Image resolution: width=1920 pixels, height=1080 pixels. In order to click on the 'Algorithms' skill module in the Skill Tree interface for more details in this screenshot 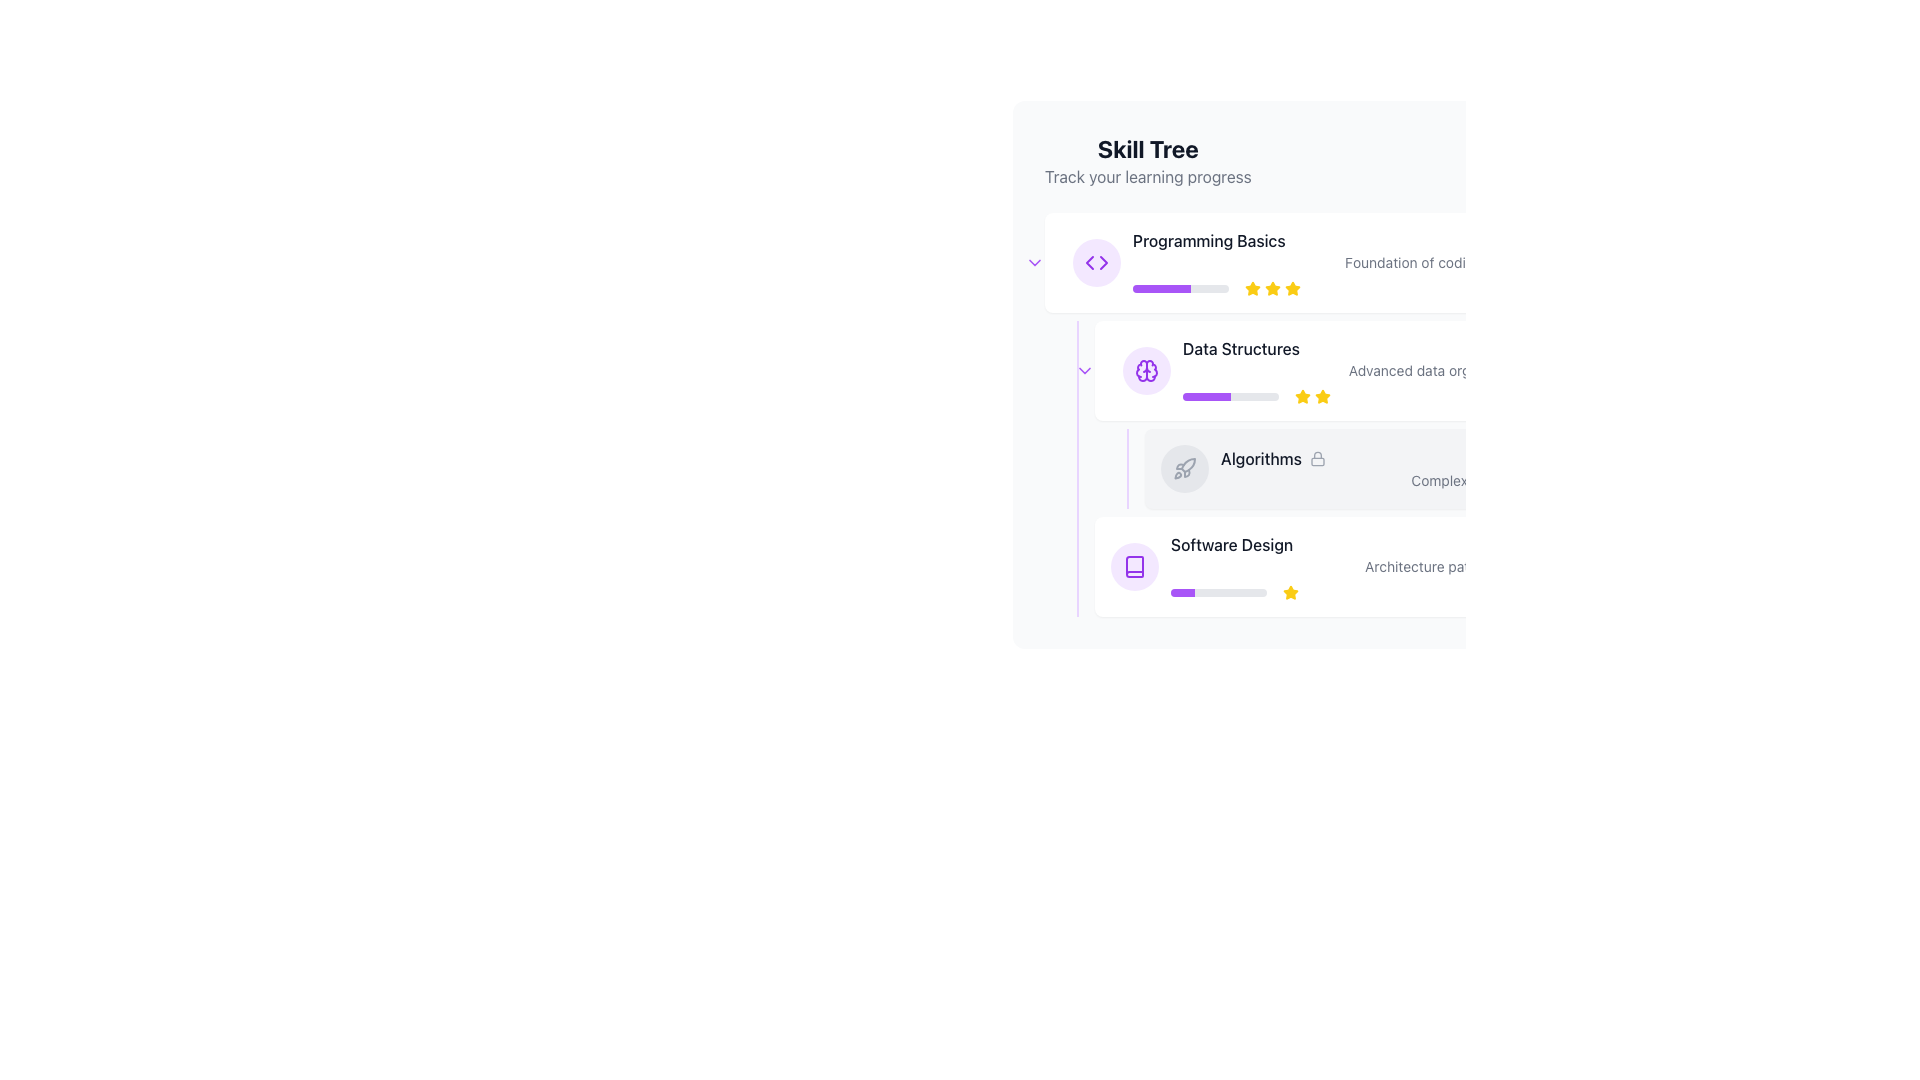, I will do `click(1454, 469)`.